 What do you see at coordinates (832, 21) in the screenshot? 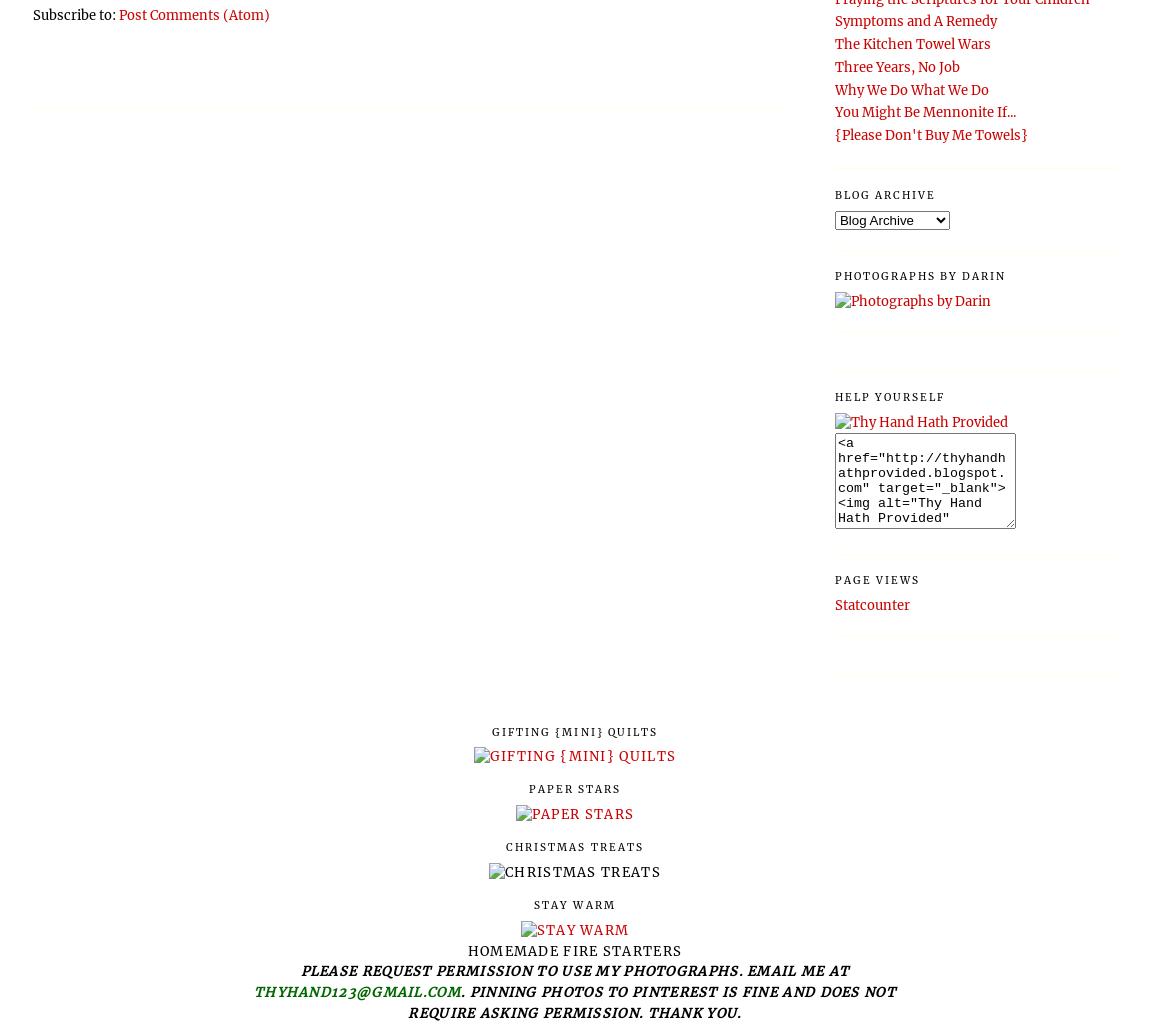
I see `'Symptoms and A Remedy'` at bounding box center [832, 21].